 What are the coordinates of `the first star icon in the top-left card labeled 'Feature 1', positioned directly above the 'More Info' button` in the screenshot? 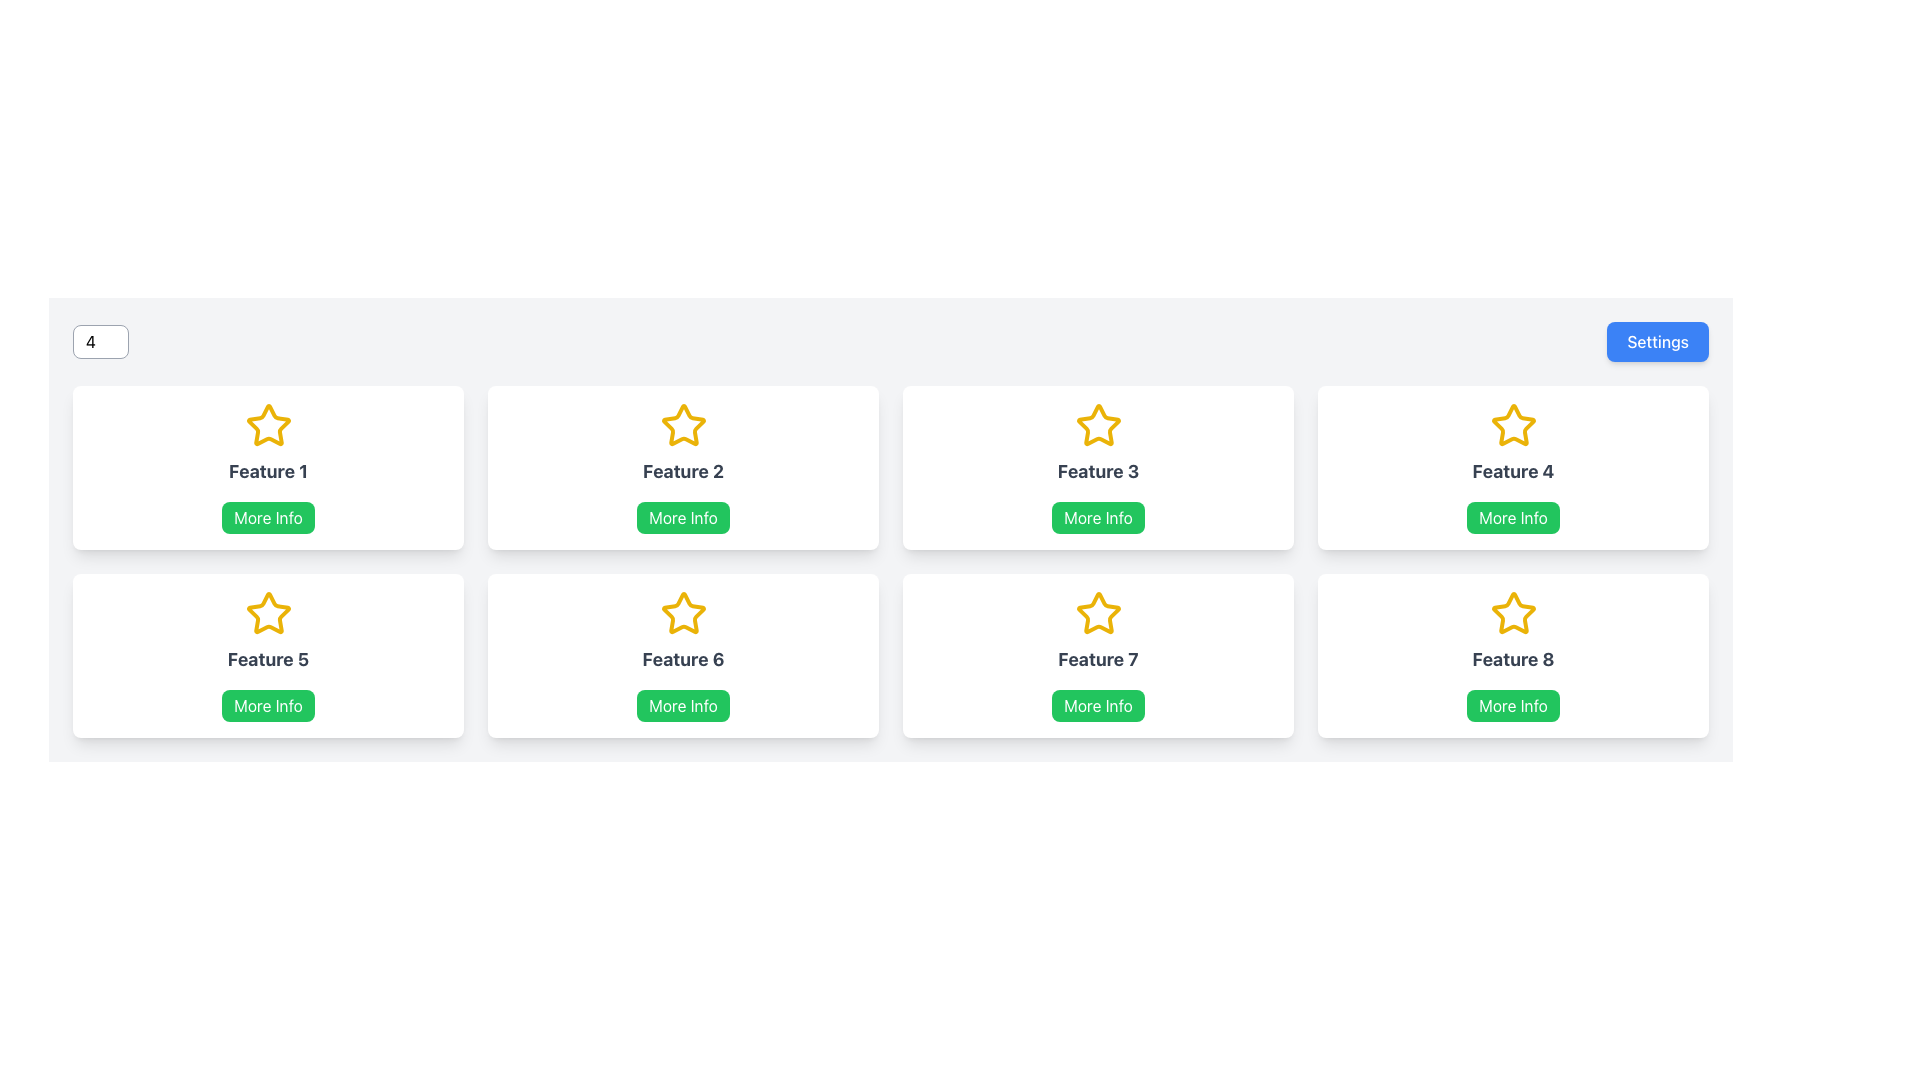 It's located at (267, 424).